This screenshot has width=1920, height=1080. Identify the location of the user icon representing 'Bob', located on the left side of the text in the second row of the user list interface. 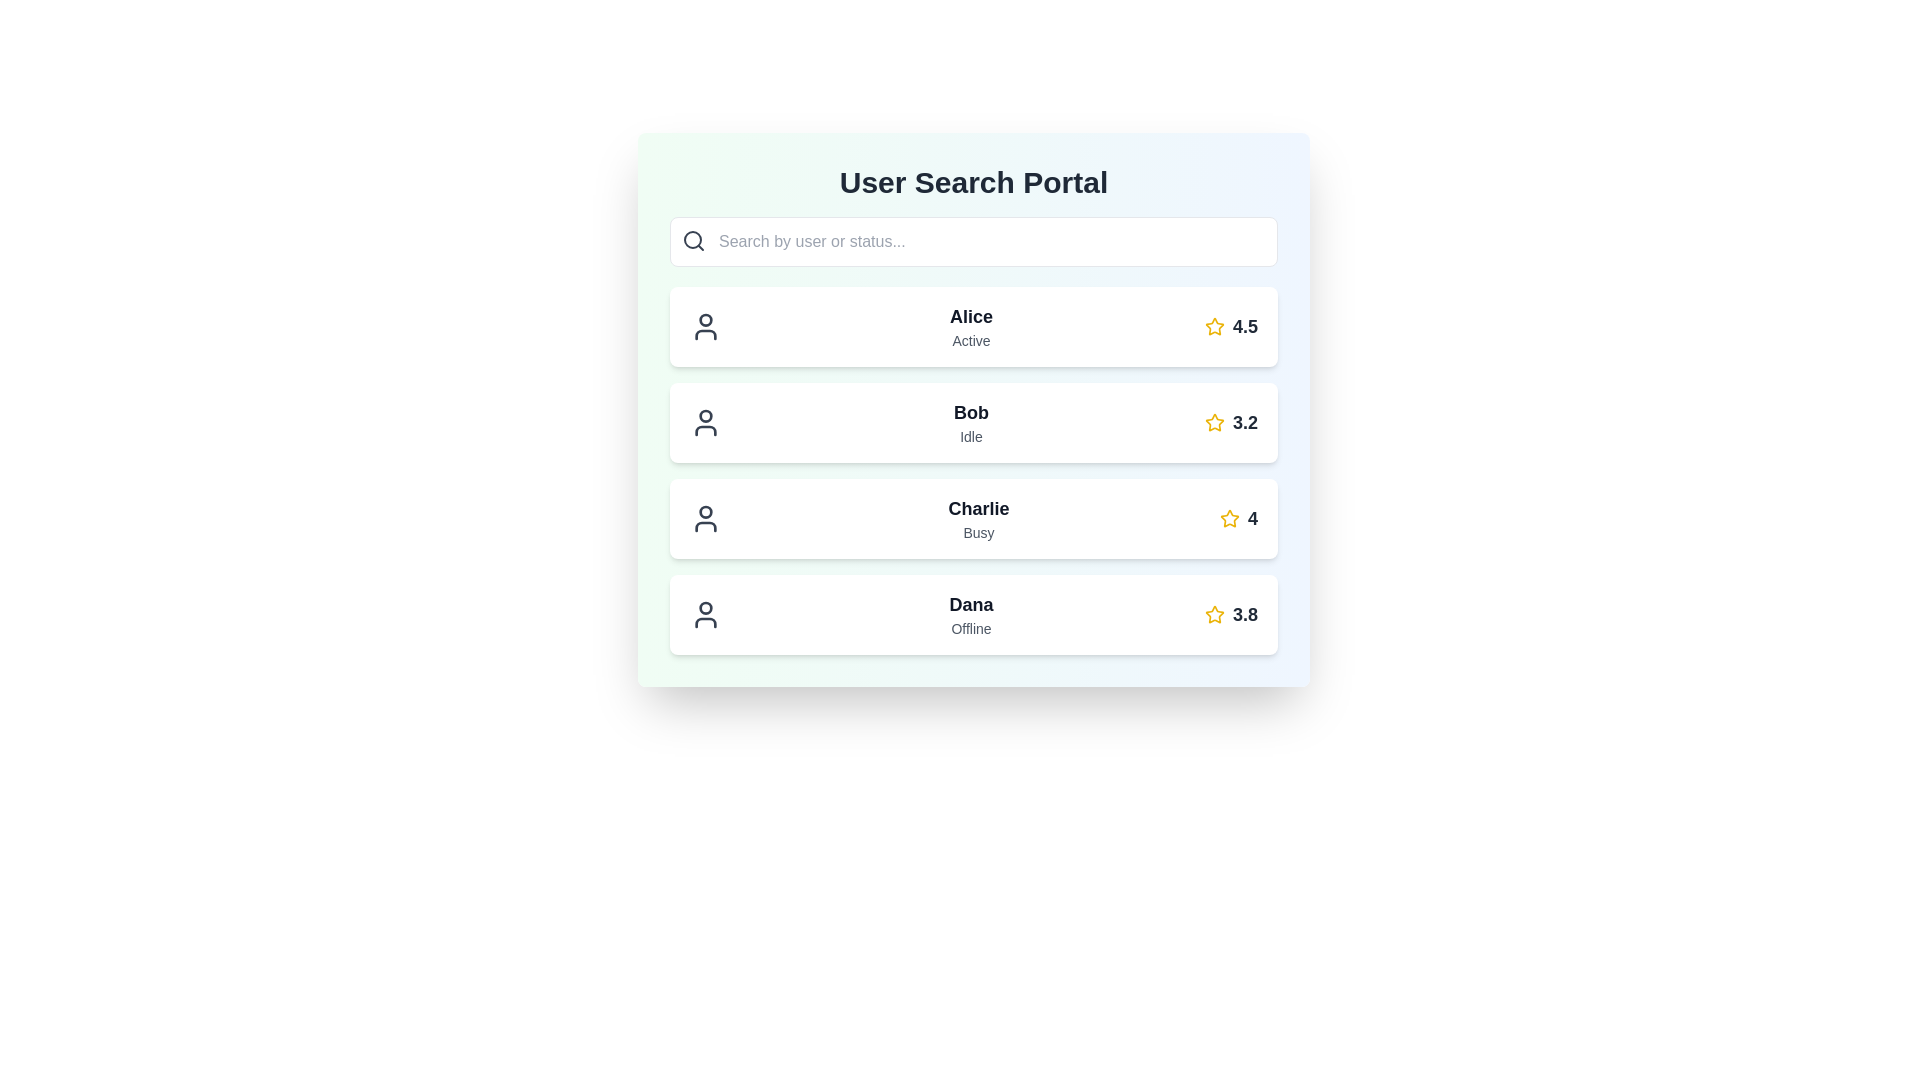
(705, 422).